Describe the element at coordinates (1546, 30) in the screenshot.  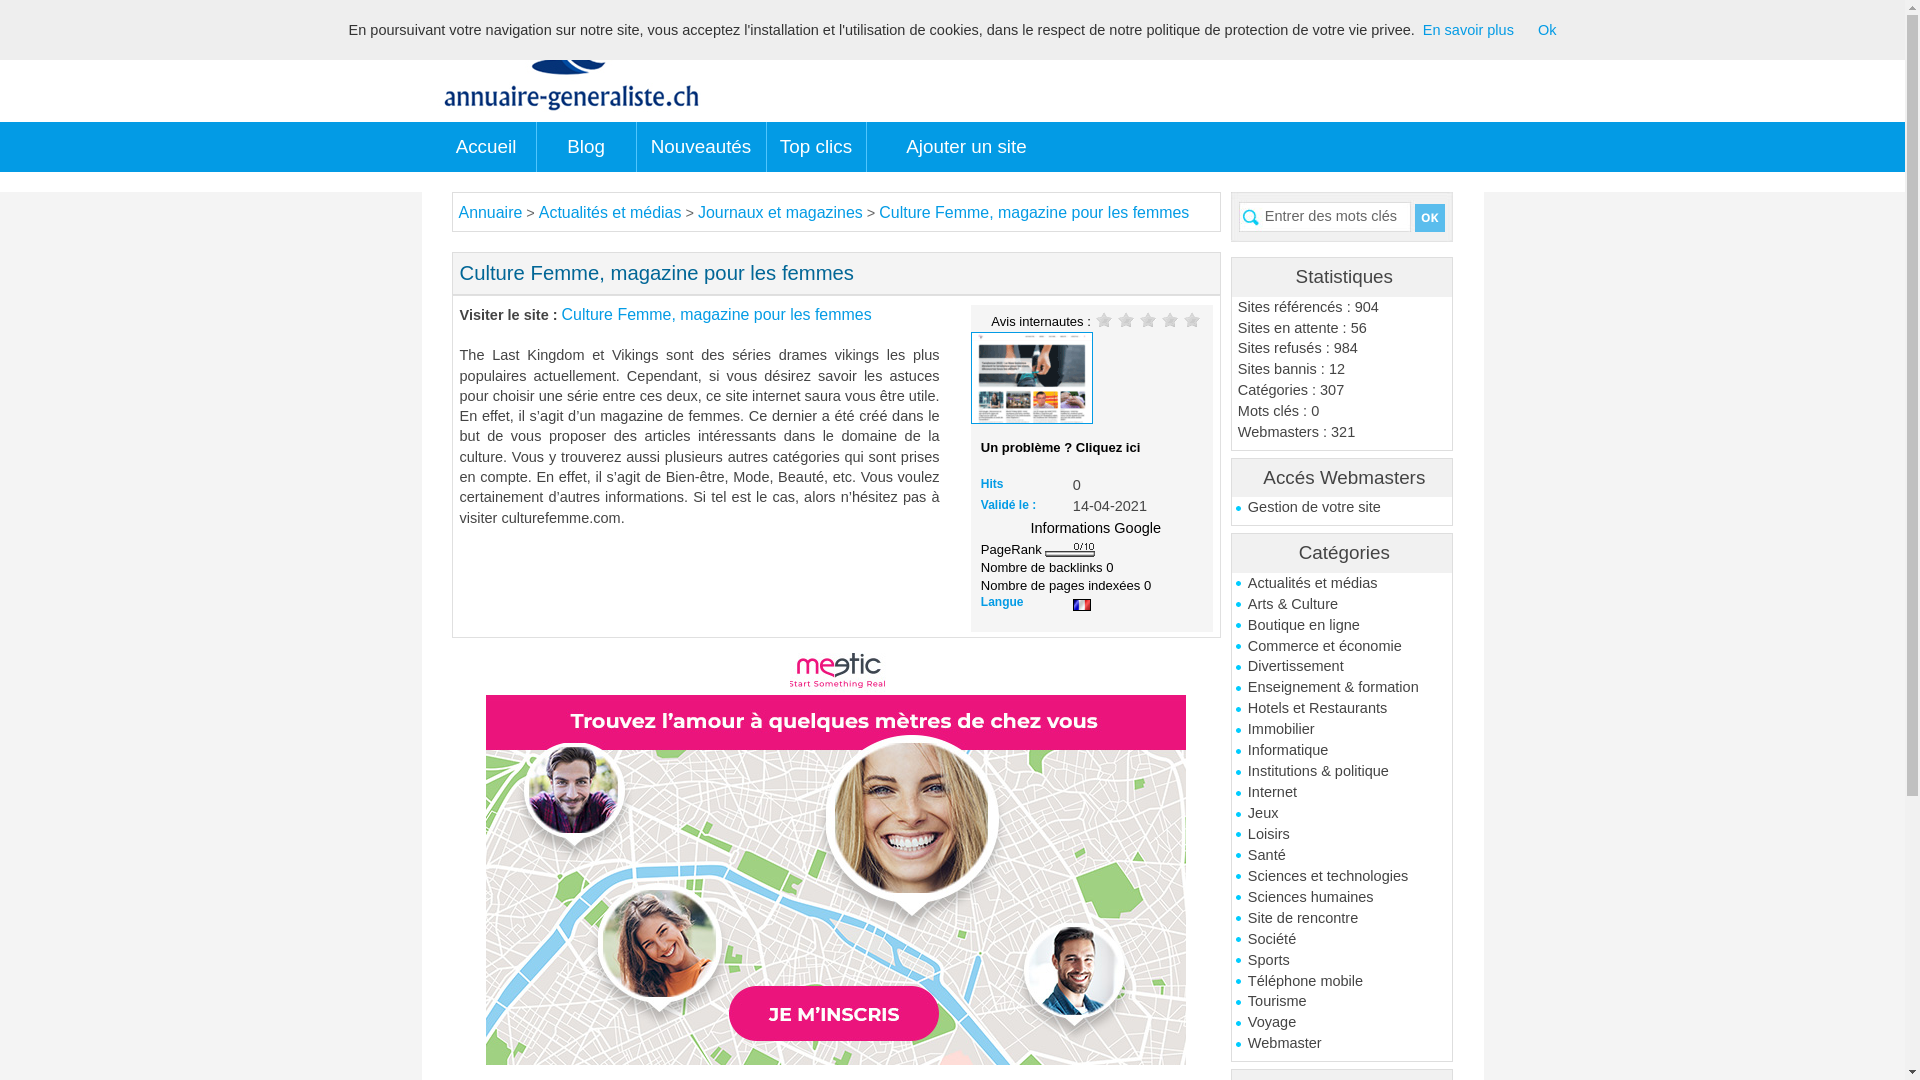
I see `'Ok'` at that location.